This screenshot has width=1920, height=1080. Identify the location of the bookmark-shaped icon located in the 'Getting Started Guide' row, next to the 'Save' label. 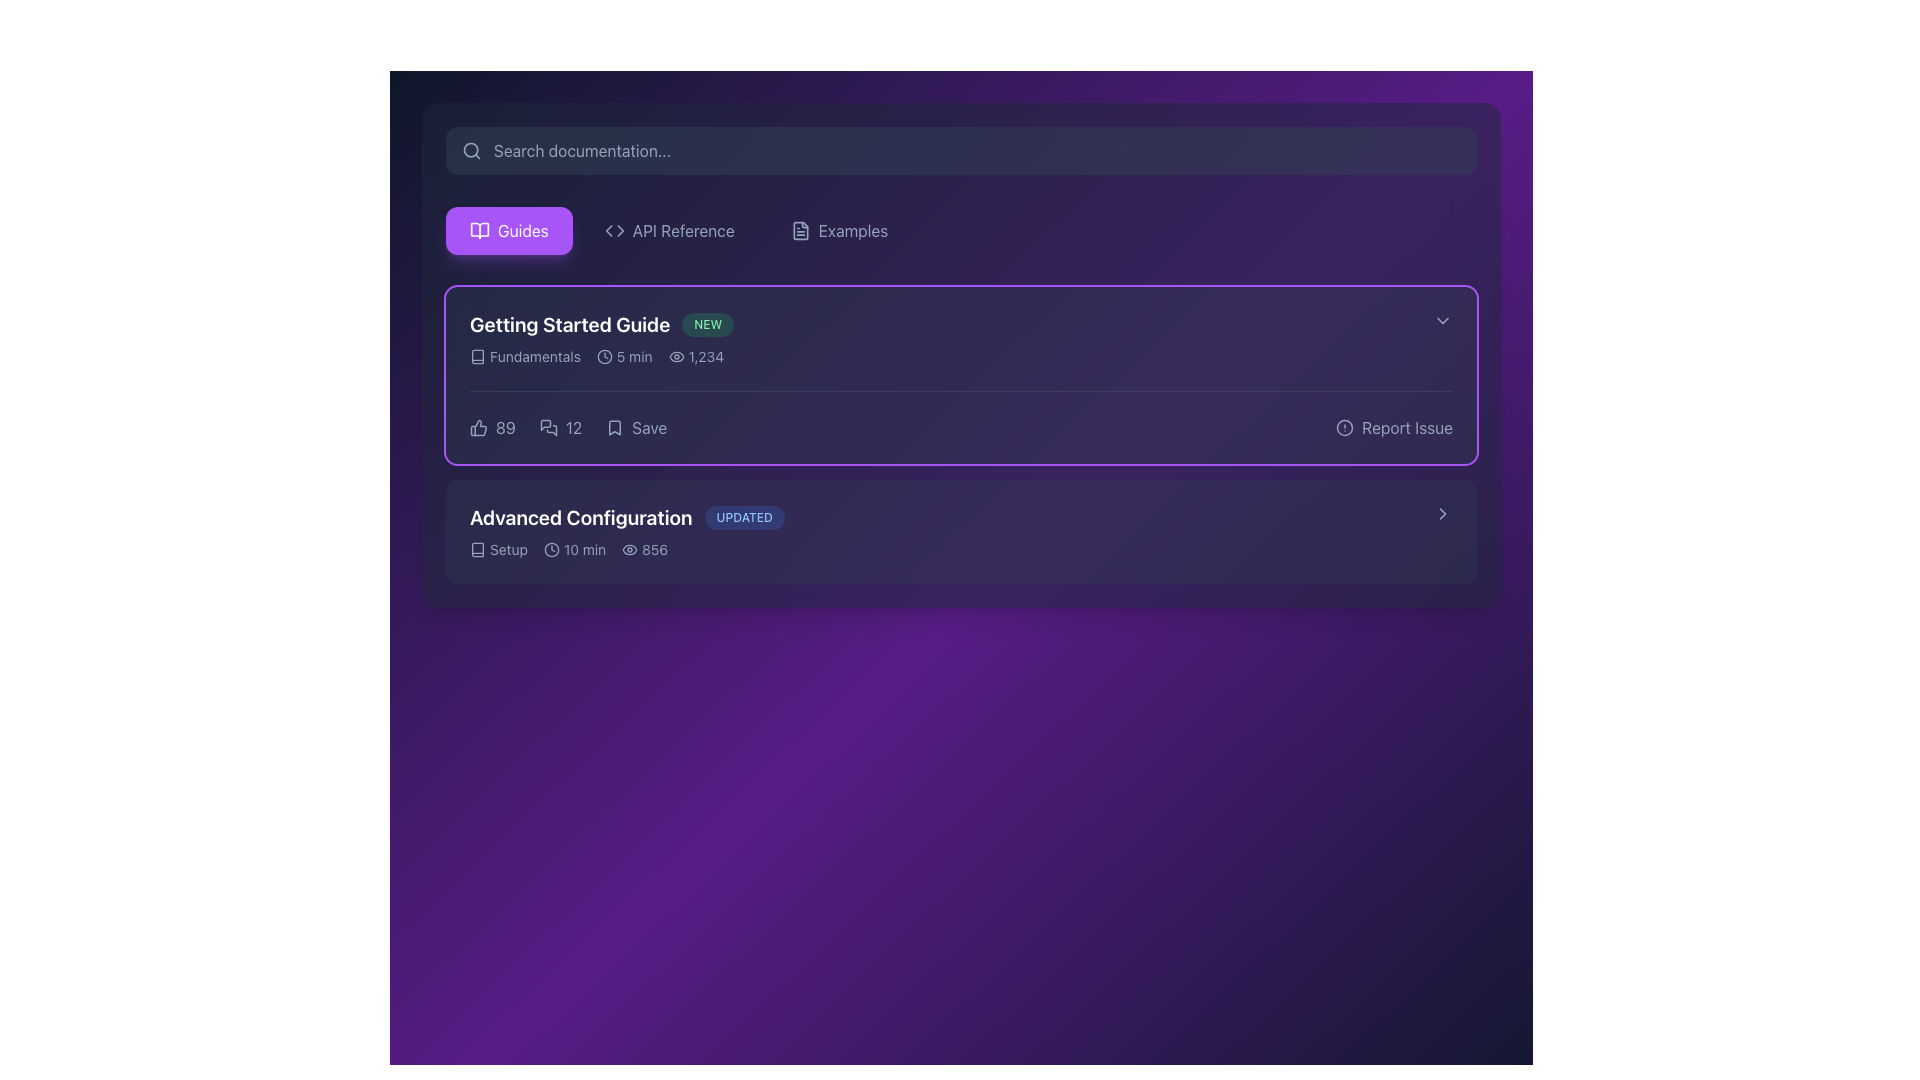
(614, 427).